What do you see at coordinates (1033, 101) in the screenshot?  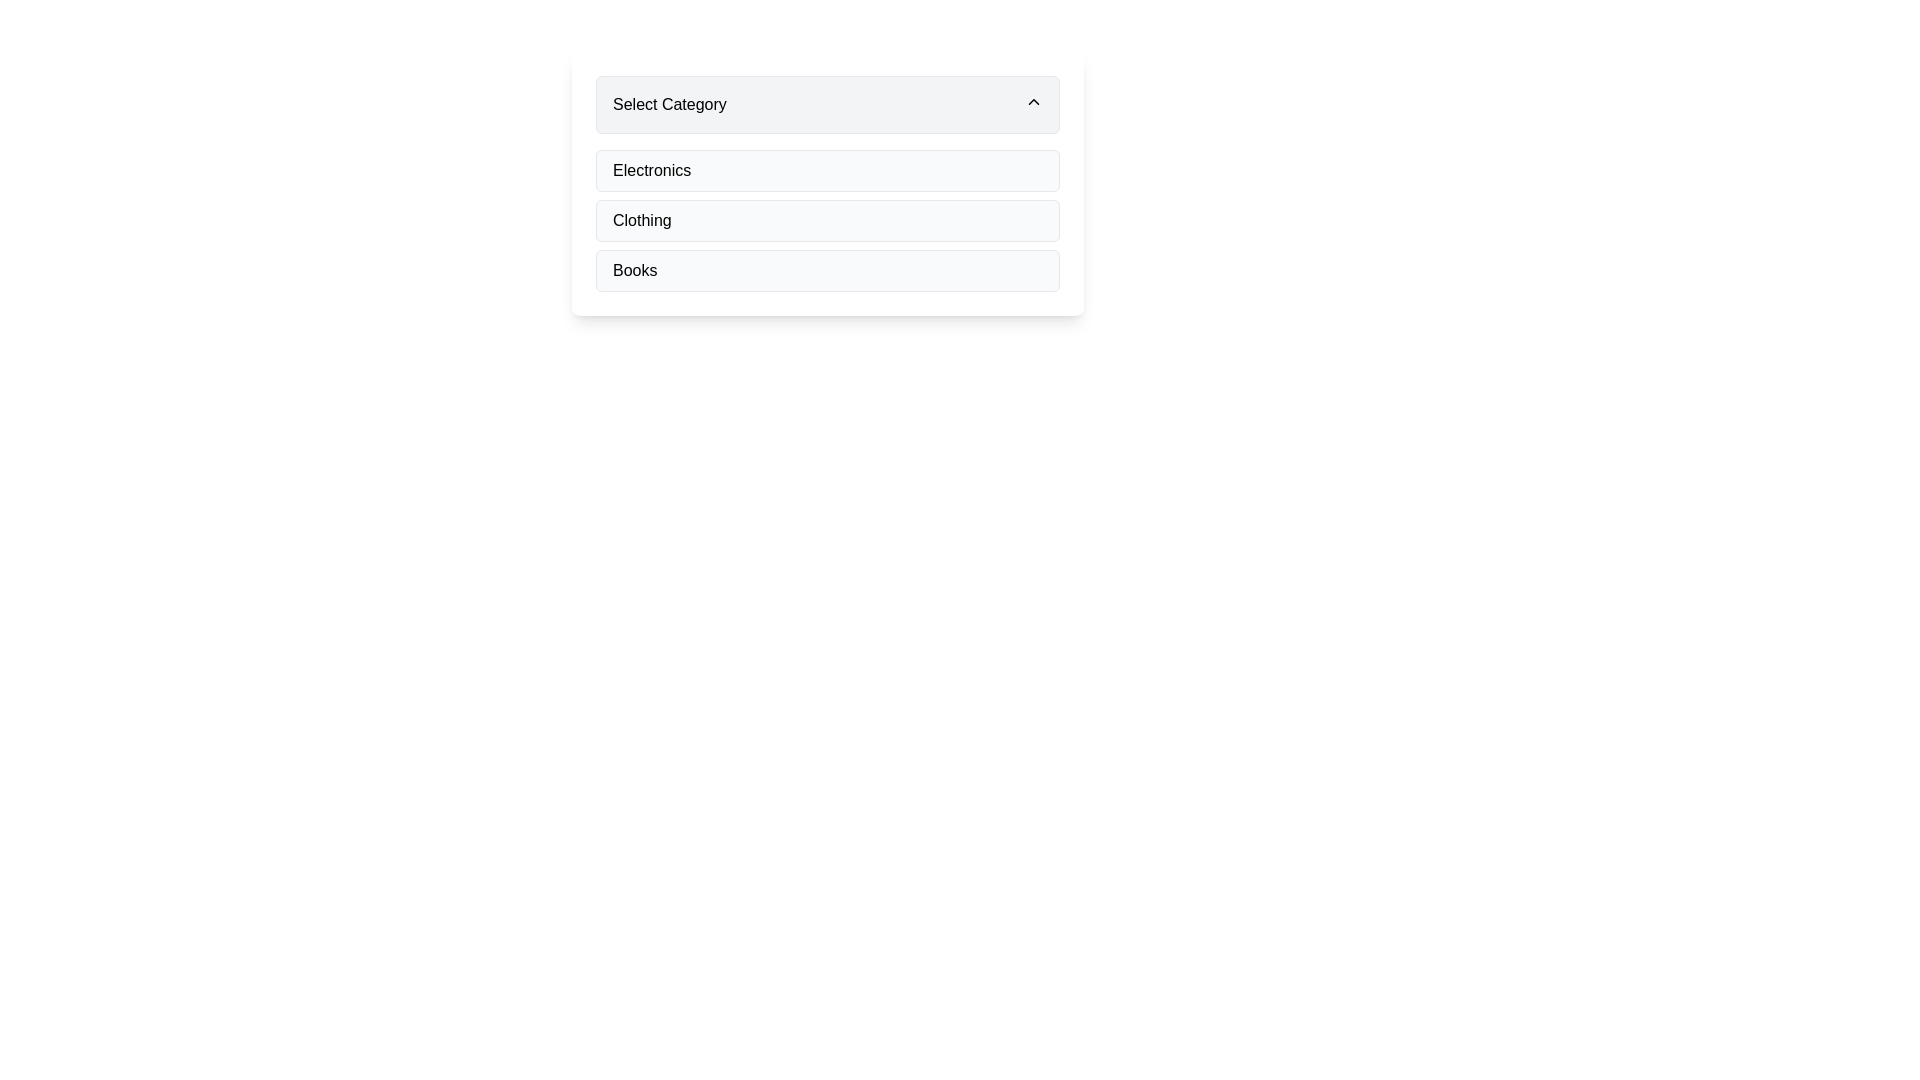 I see `the Chevron-Up Symbol icon located to the far right side of the dropdown header labeled 'Select Category' to check for highlighting that indicates interactivity` at bounding box center [1033, 101].